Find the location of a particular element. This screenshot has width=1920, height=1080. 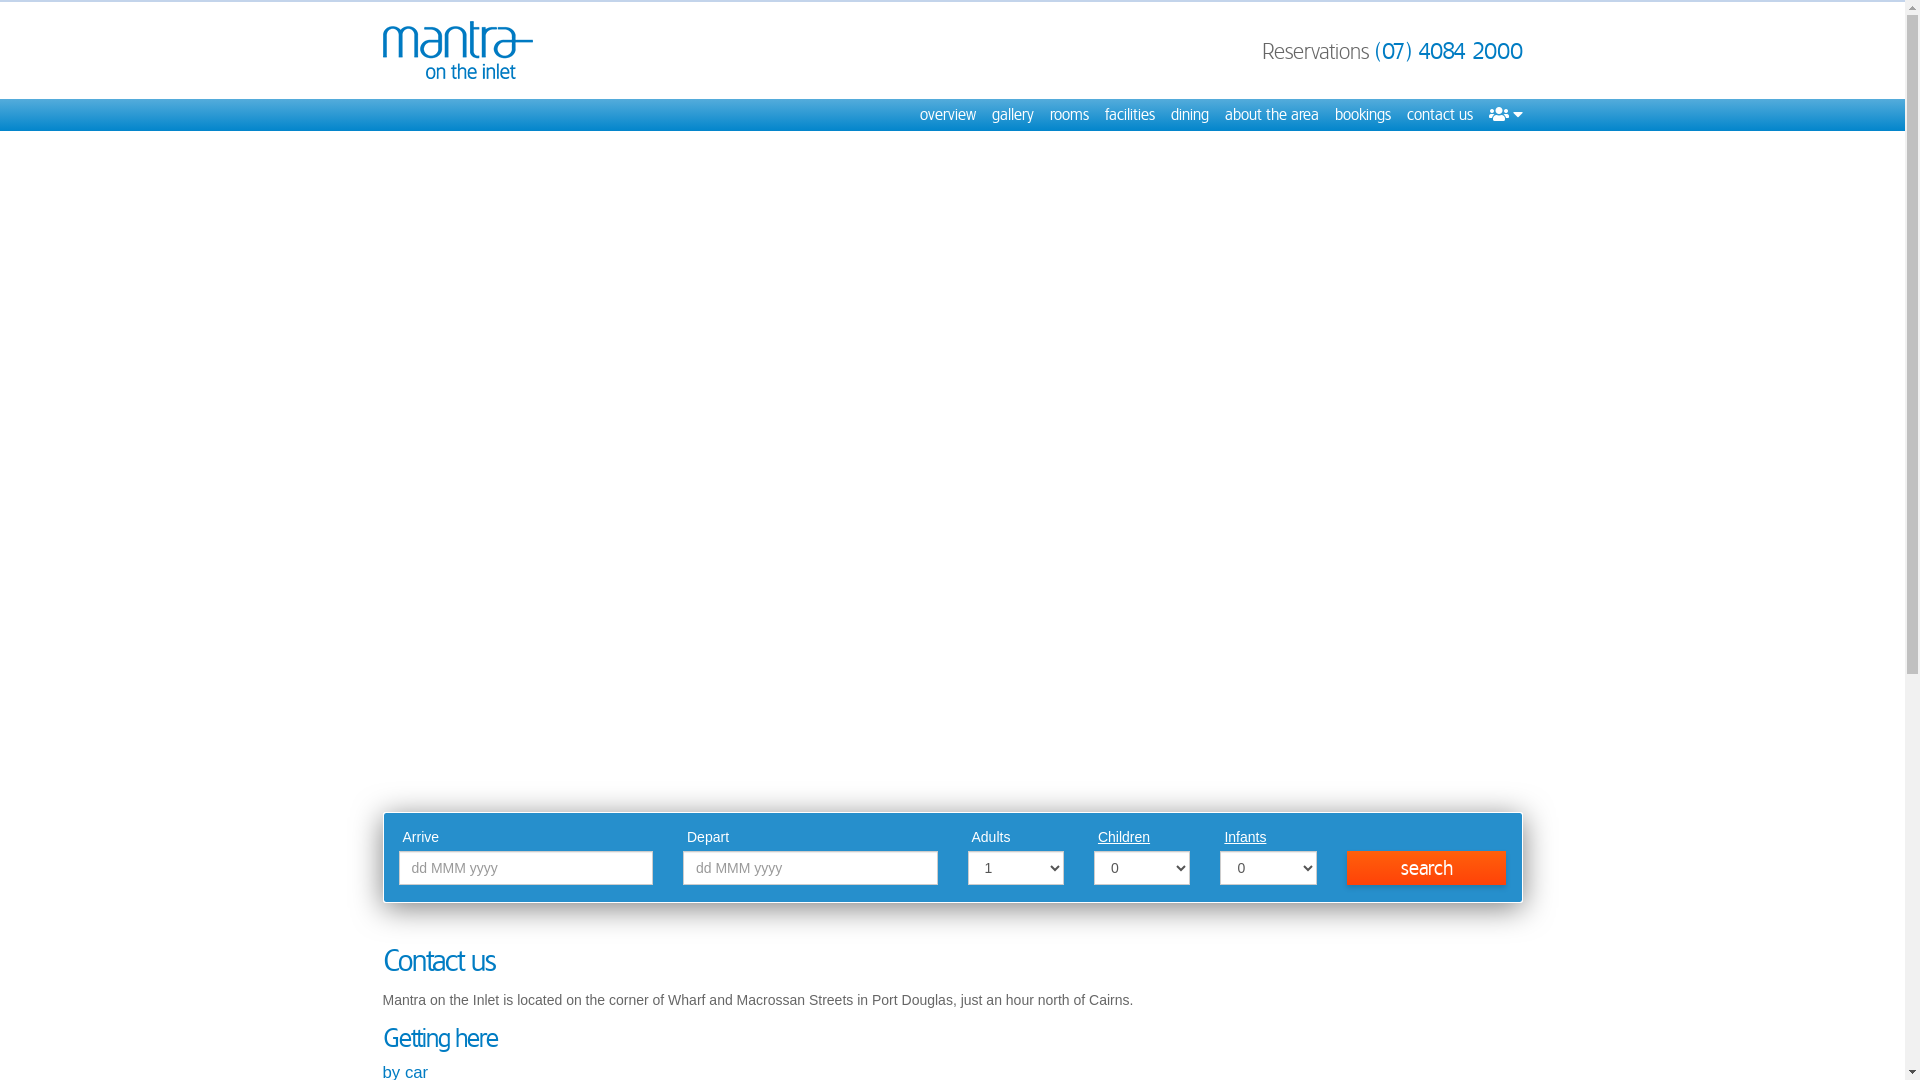

'overview' is located at coordinates (947, 115).